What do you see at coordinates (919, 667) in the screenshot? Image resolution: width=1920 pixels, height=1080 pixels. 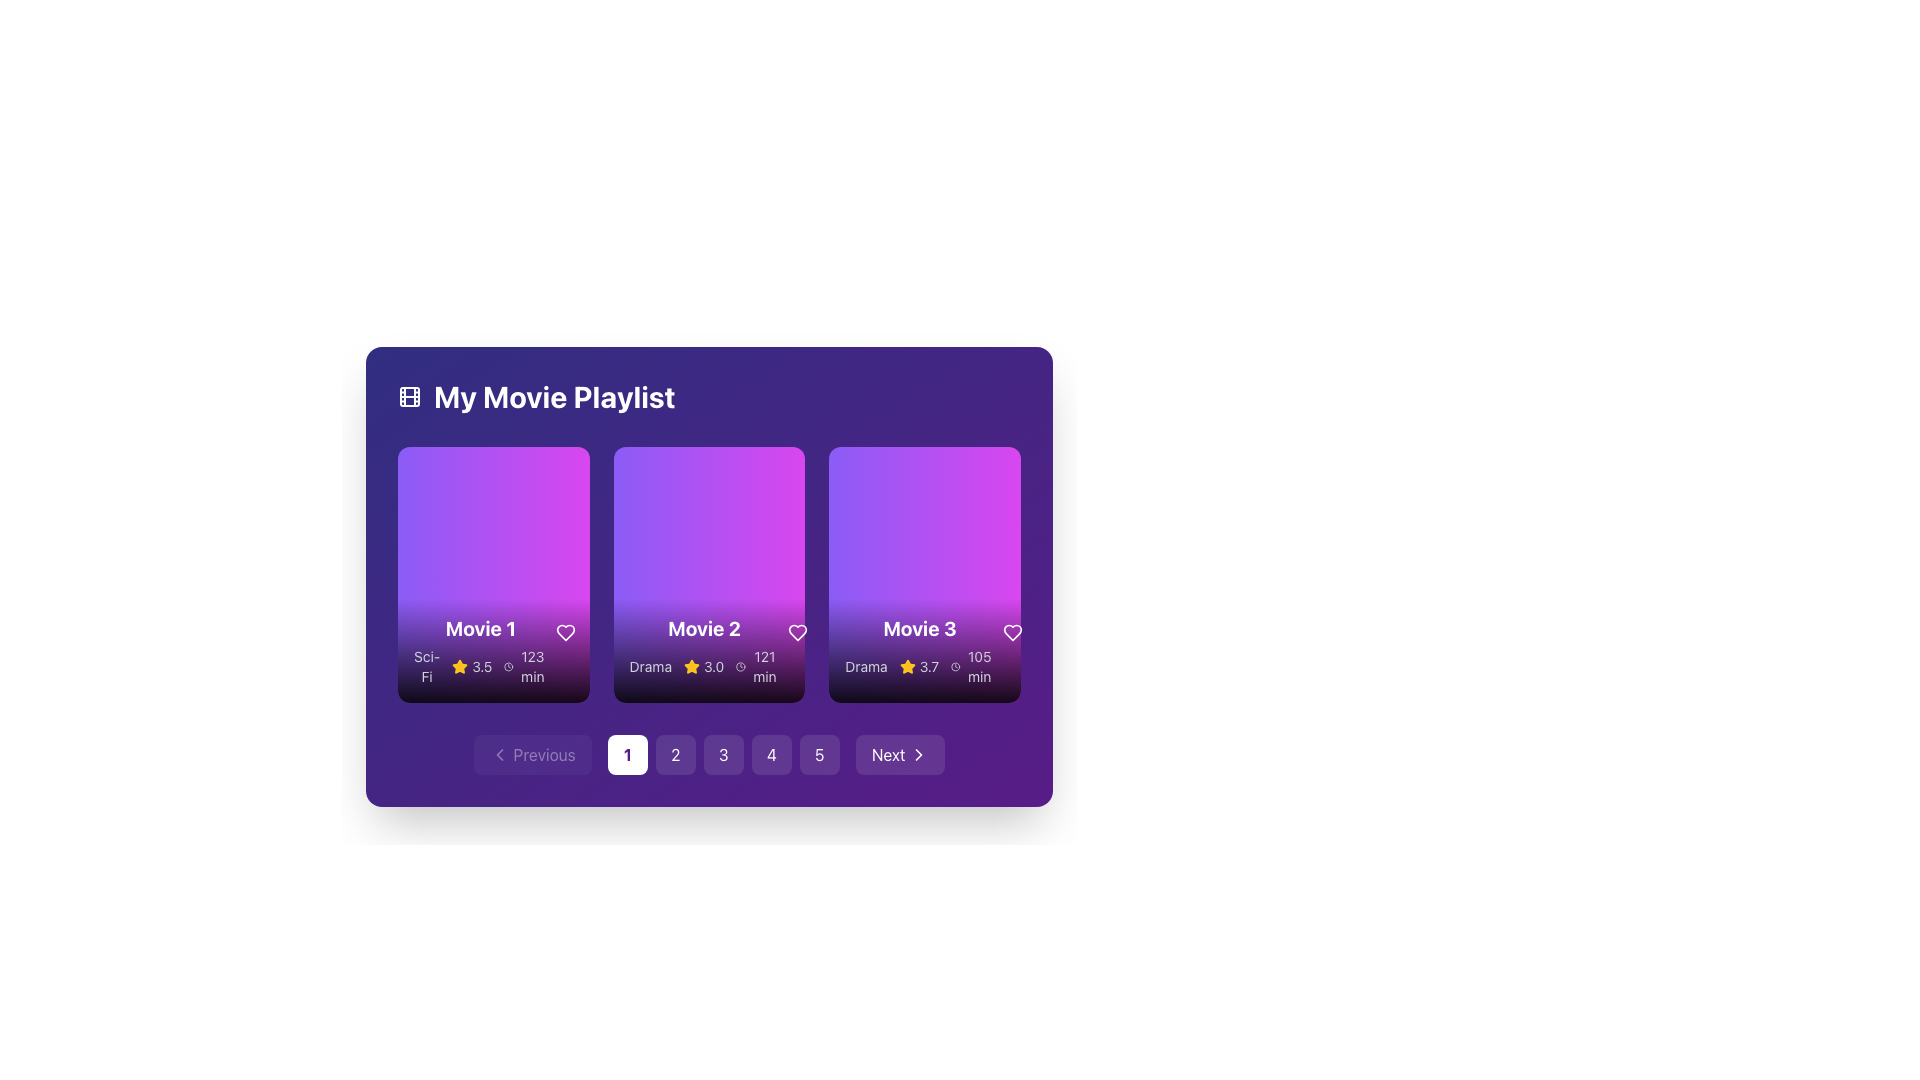 I see `the informational text block displaying 'Drama 3.7 105 min'` at bounding box center [919, 667].